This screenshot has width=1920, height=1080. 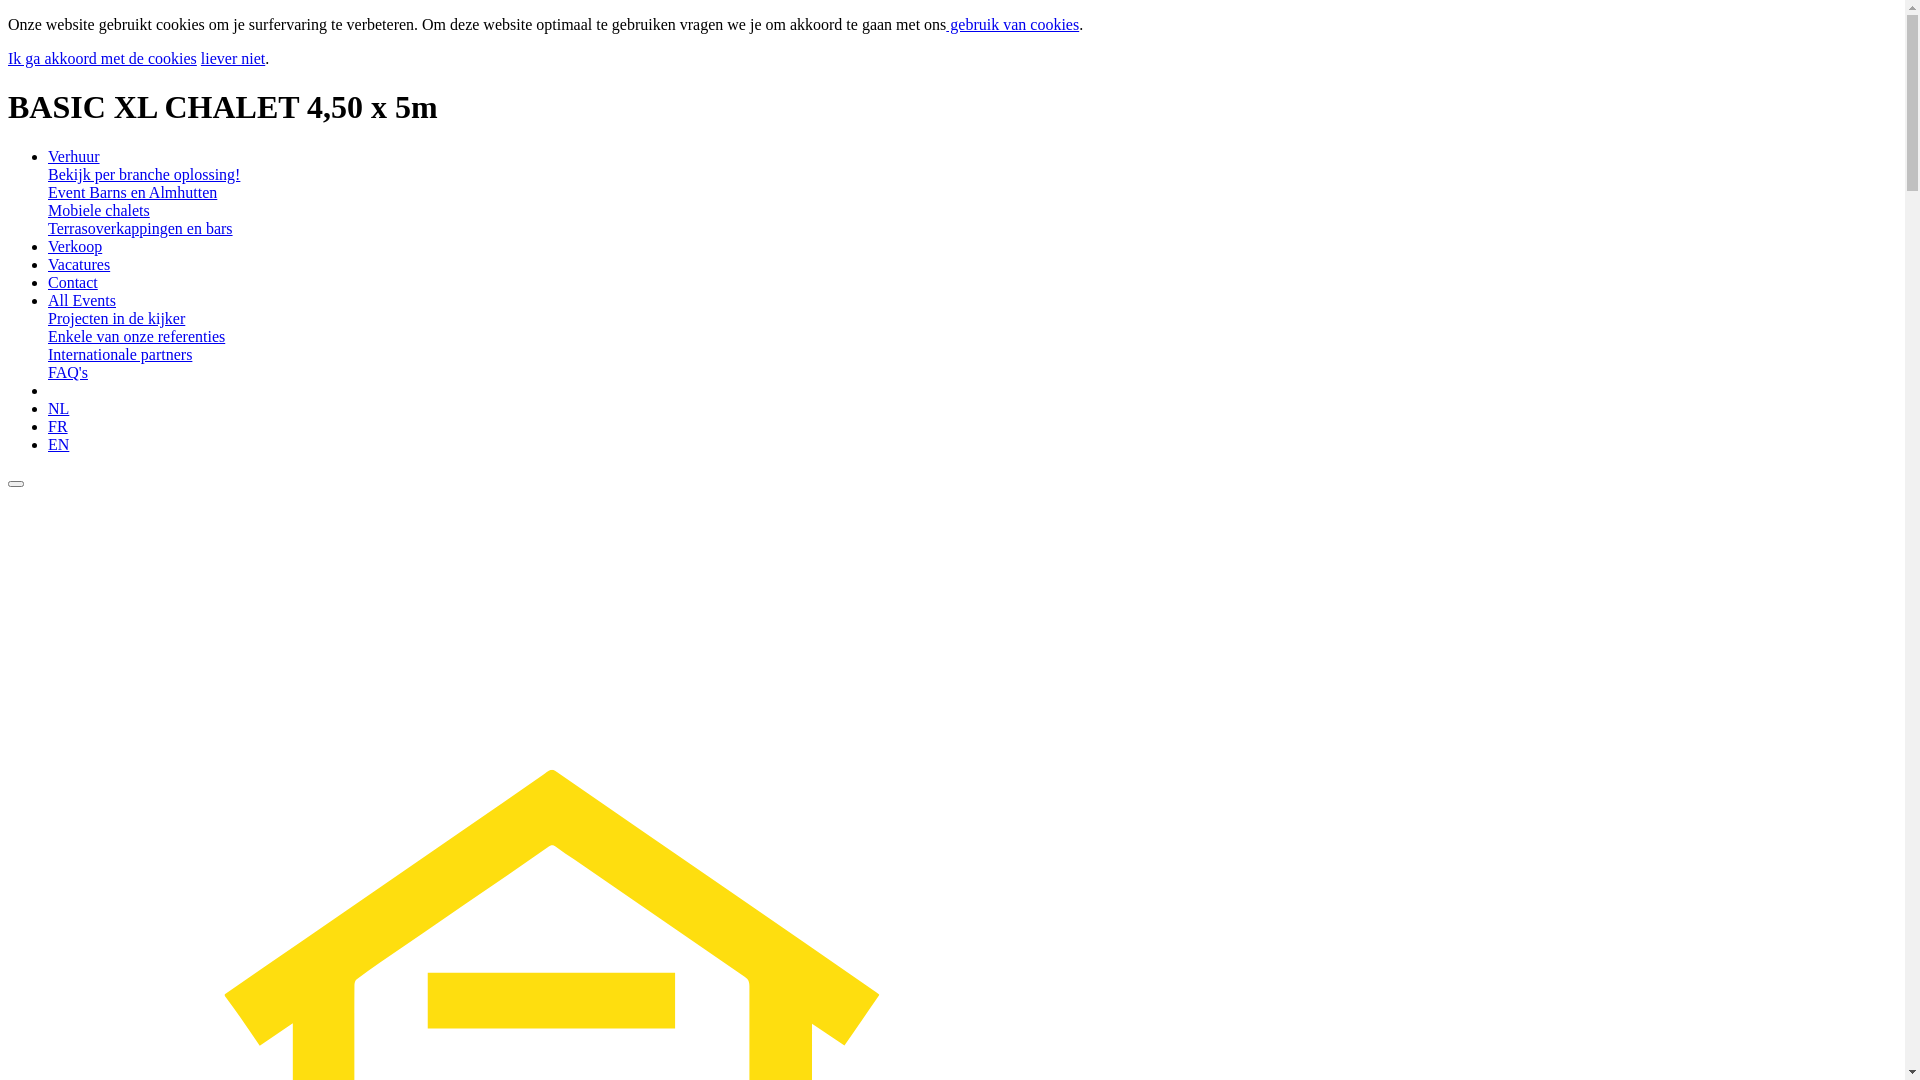 What do you see at coordinates (58, 407) in the screenshot?
I see `'NL'` at bounding box center [58, 407].